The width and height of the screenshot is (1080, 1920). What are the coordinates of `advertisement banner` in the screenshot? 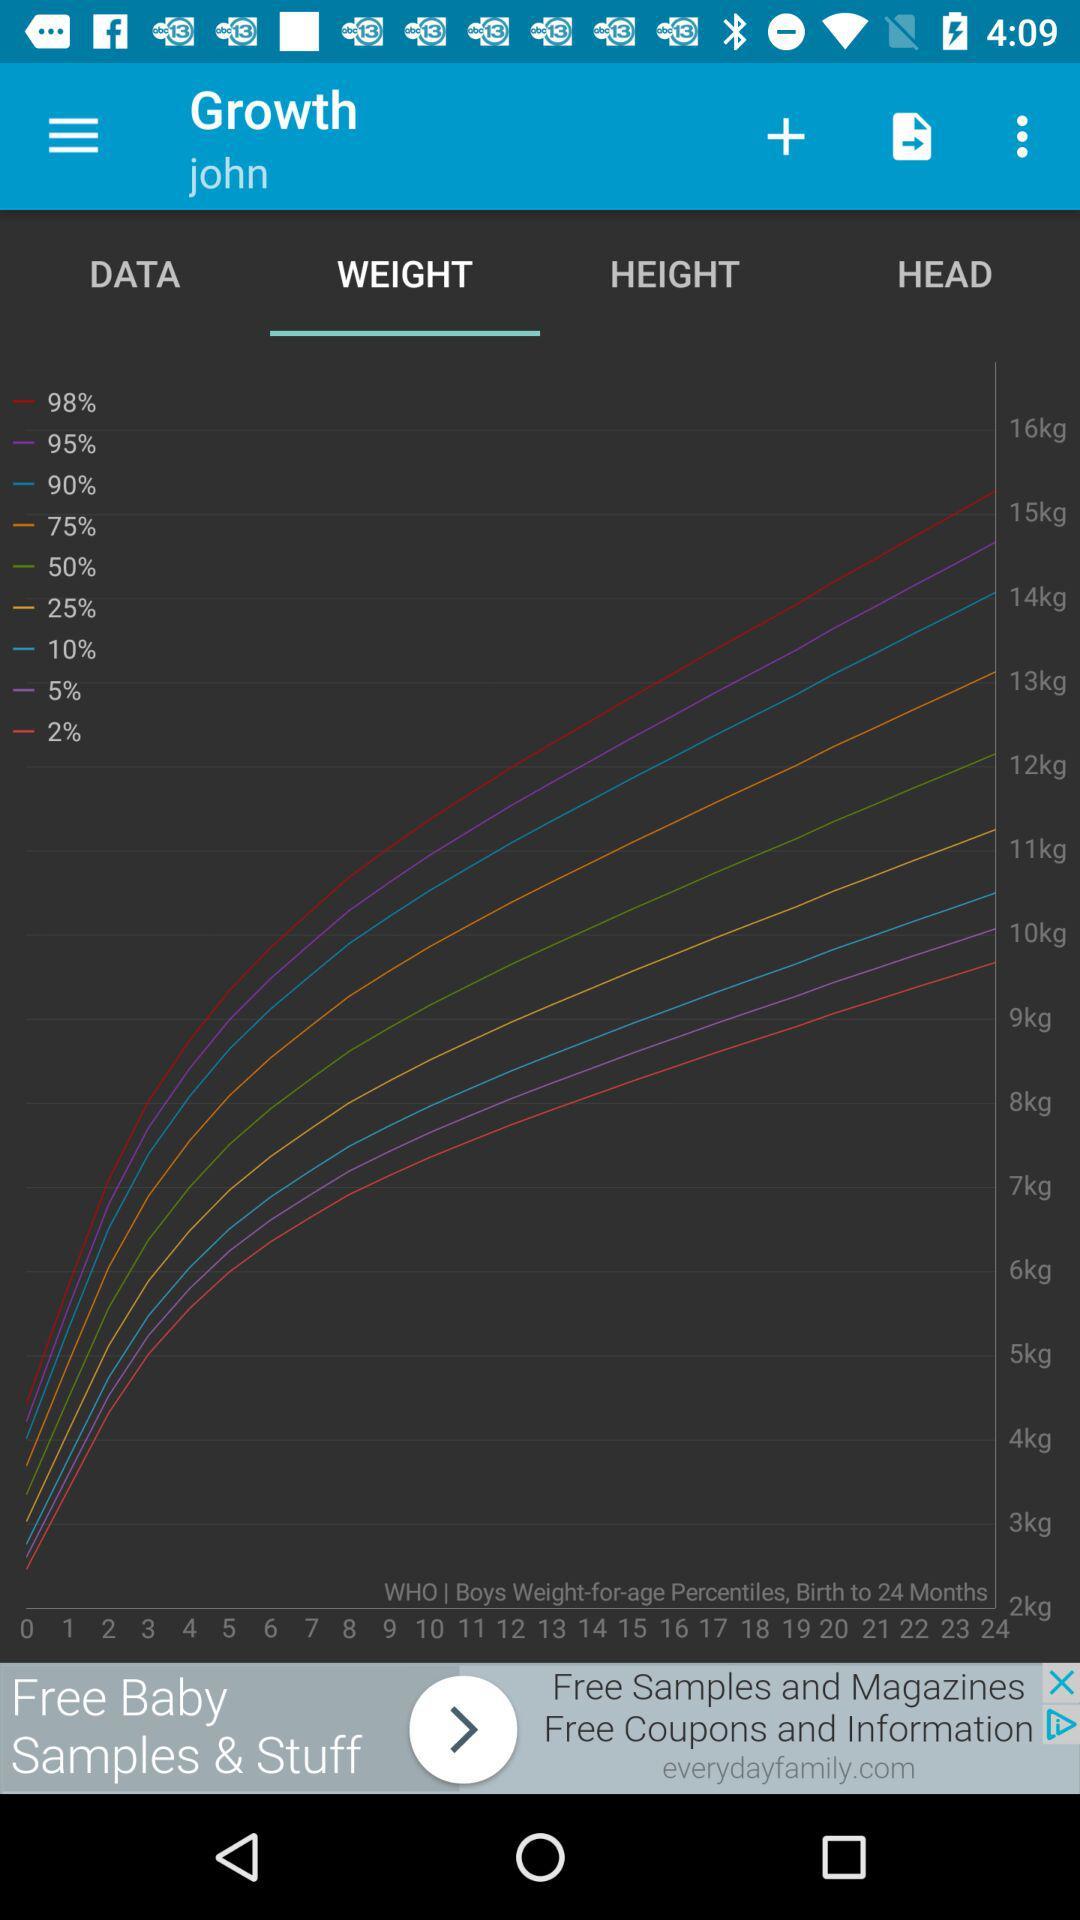 It's located at (540, 1727).